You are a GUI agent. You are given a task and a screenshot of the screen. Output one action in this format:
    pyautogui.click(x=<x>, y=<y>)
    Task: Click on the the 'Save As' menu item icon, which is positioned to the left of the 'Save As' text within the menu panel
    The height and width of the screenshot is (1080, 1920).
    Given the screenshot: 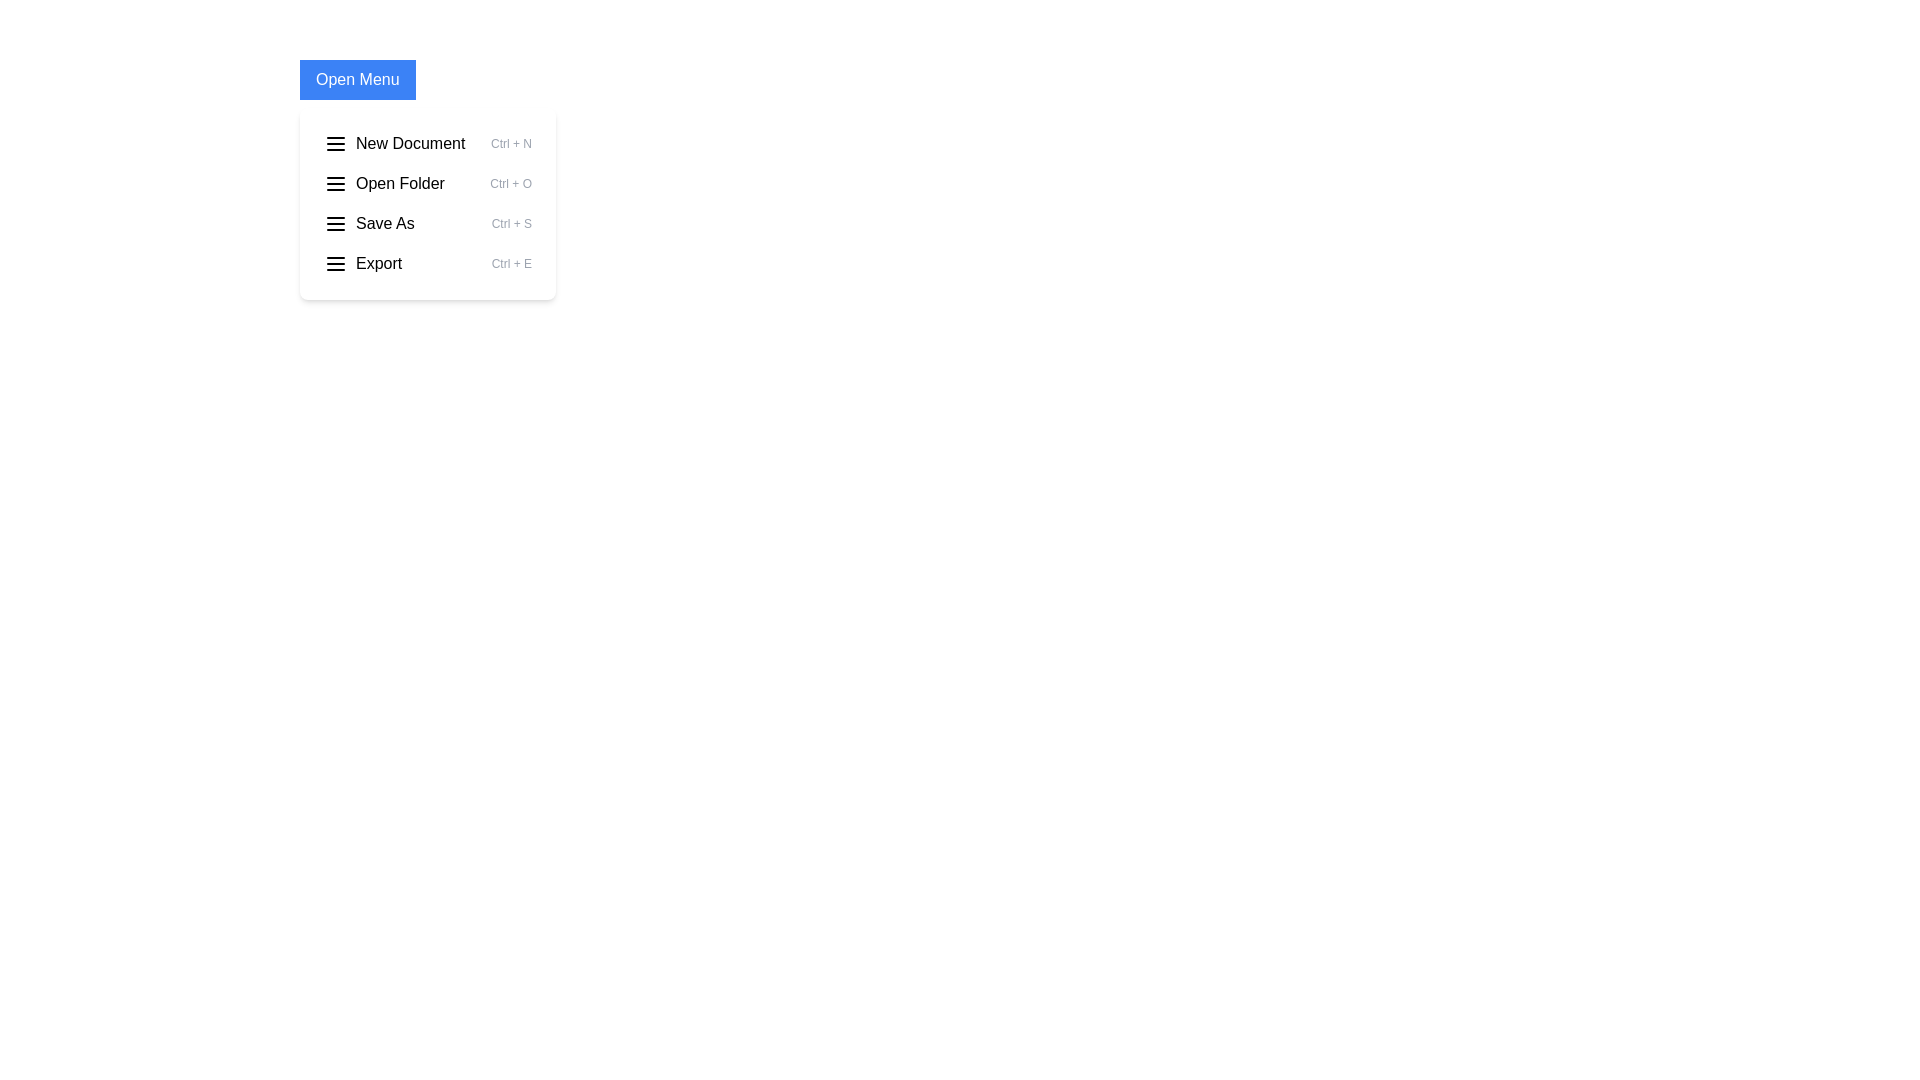 What is the action you would take?
    pyautogui.click(x=336, y=223)
    